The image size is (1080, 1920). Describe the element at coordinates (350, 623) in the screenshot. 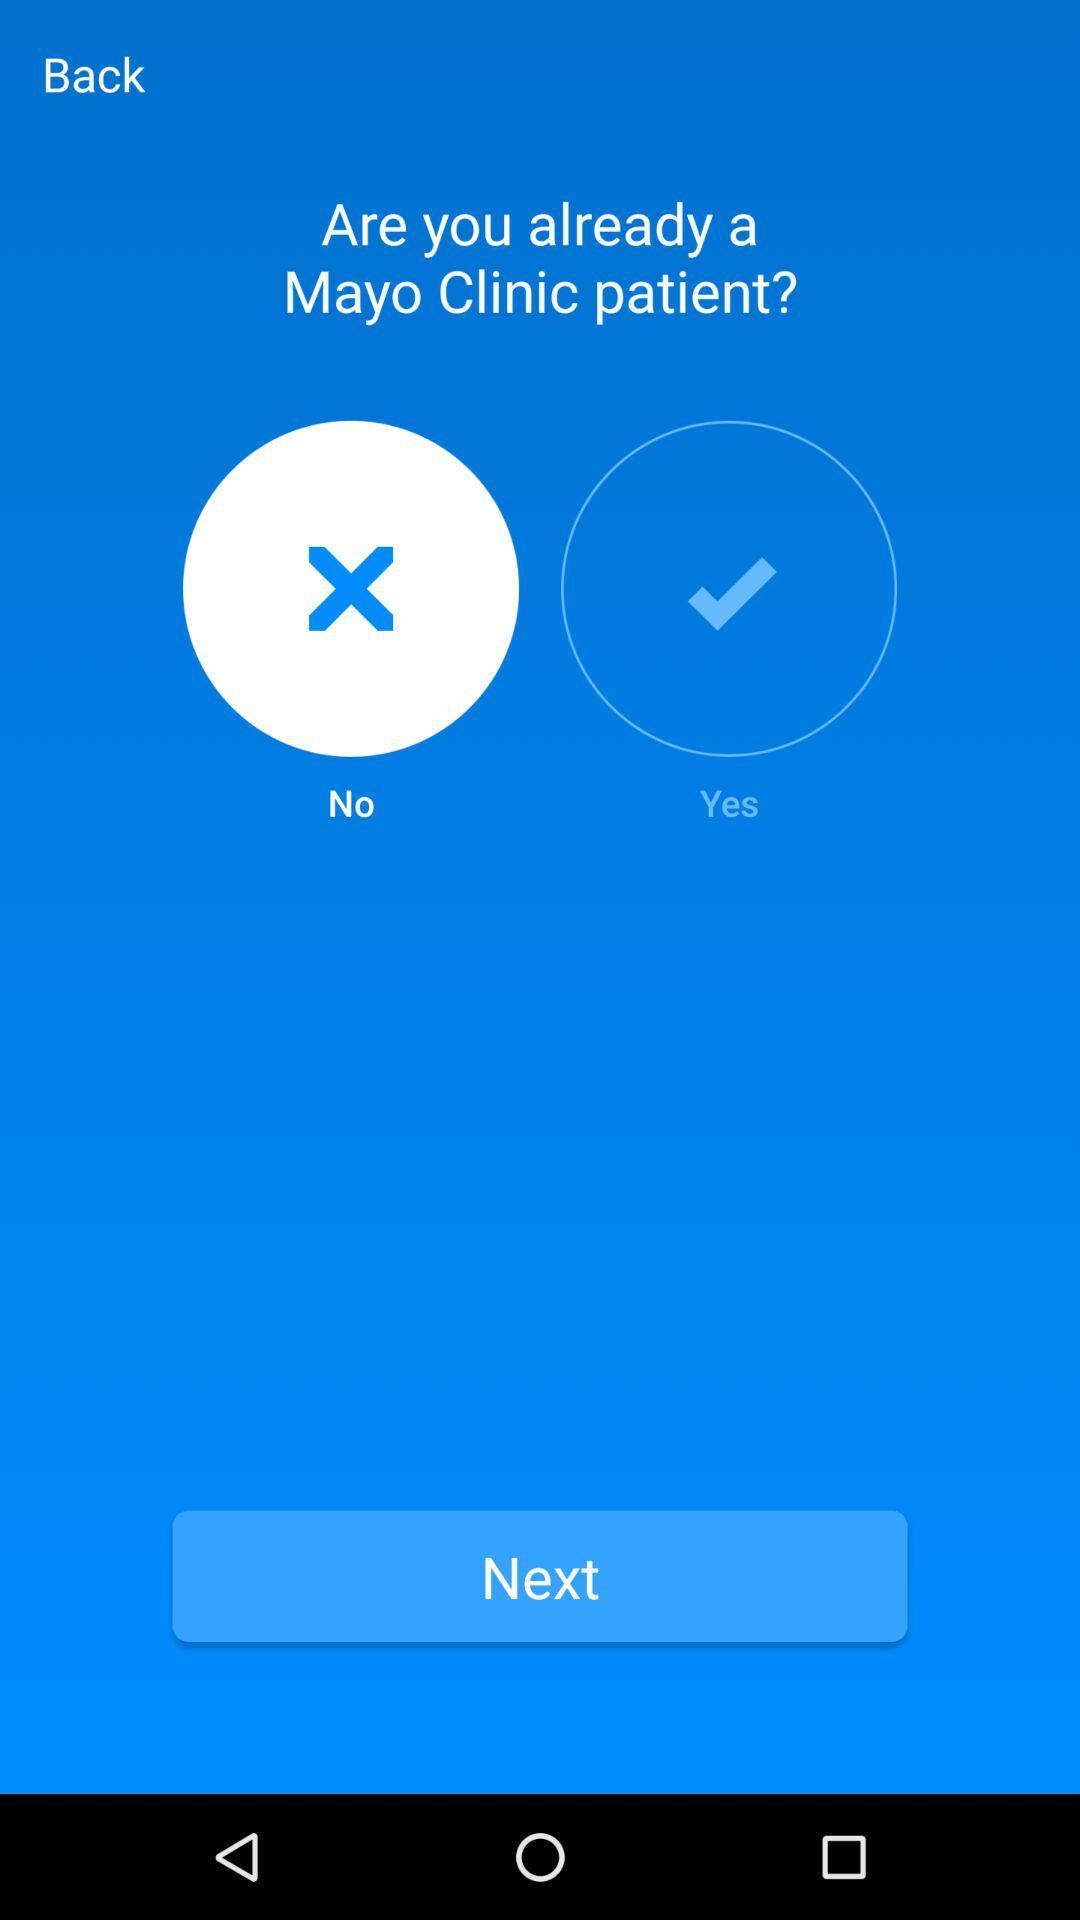

I see `item next to the yes` at that location.